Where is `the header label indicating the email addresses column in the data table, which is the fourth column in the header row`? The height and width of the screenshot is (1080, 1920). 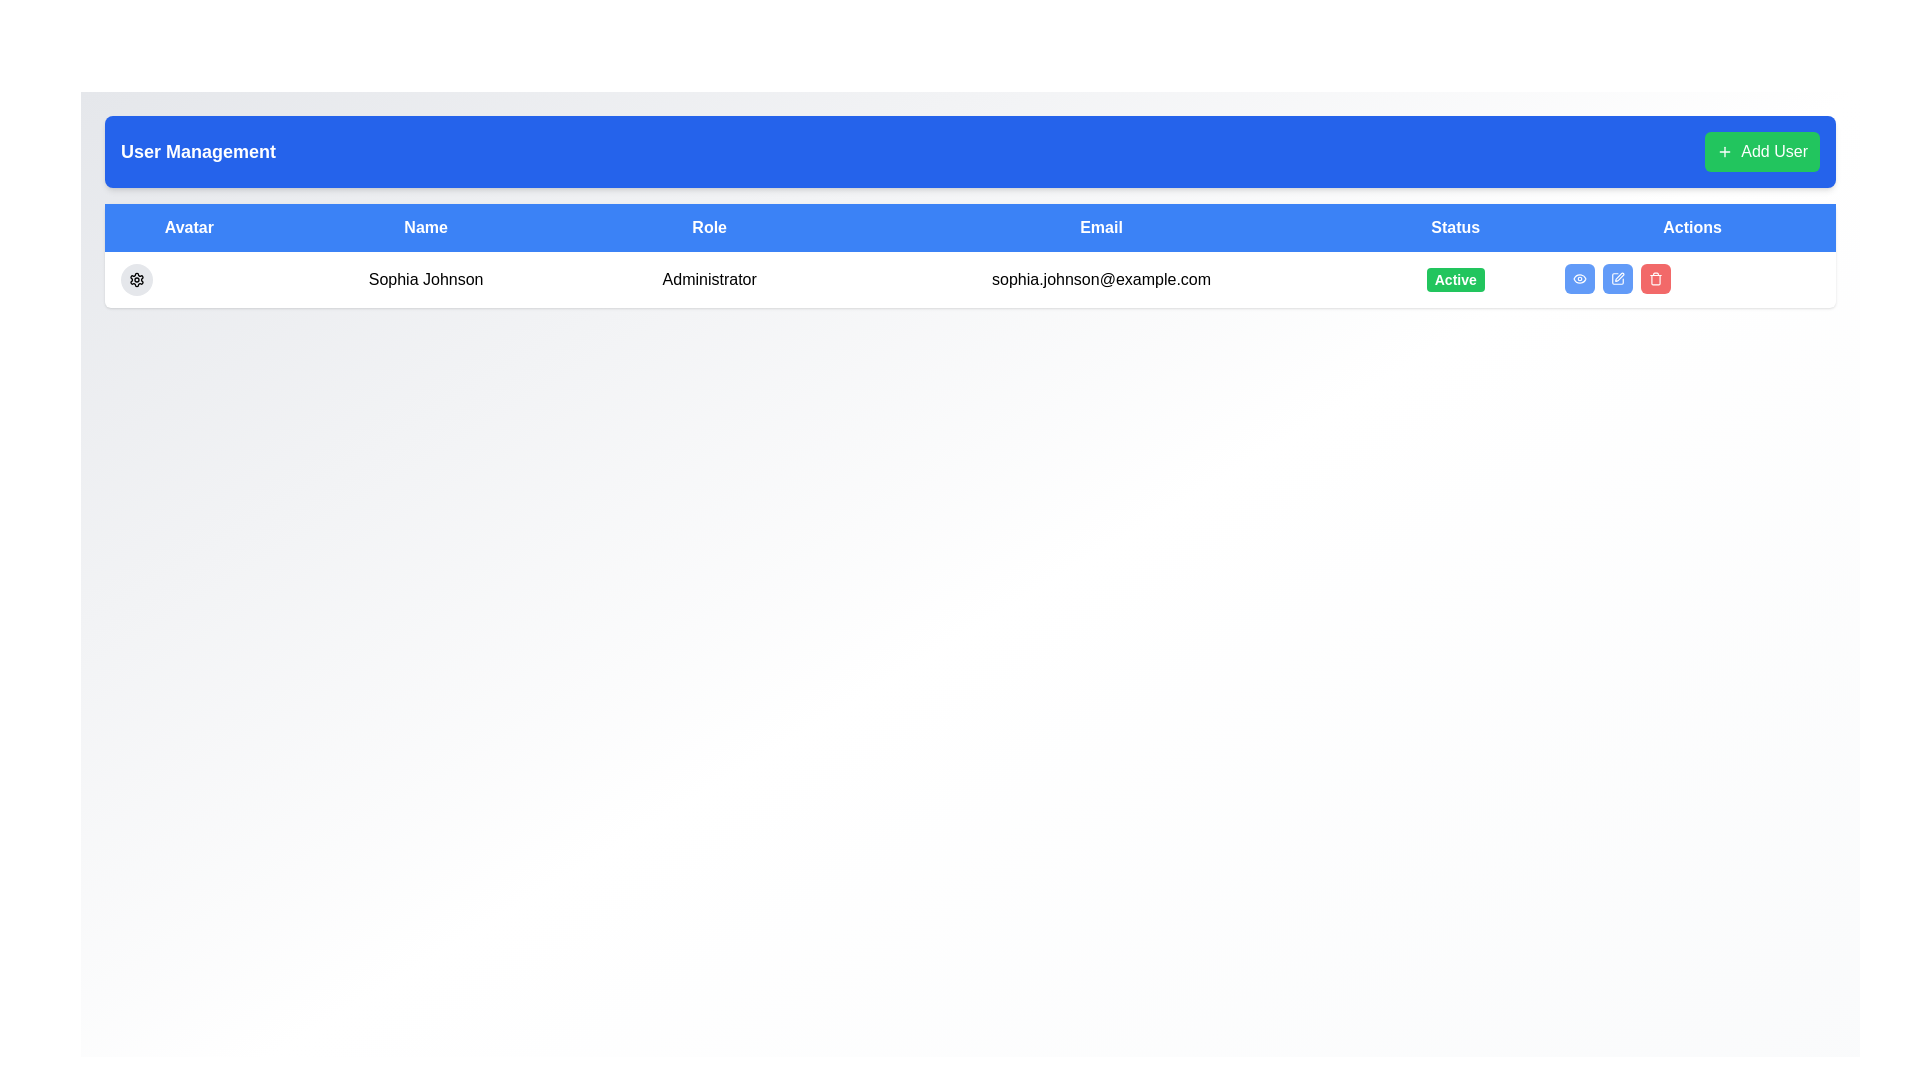 the header label indicating the email addresses column in the data table, which is the fourth column in the header row is located at coordinates (1100, 226).